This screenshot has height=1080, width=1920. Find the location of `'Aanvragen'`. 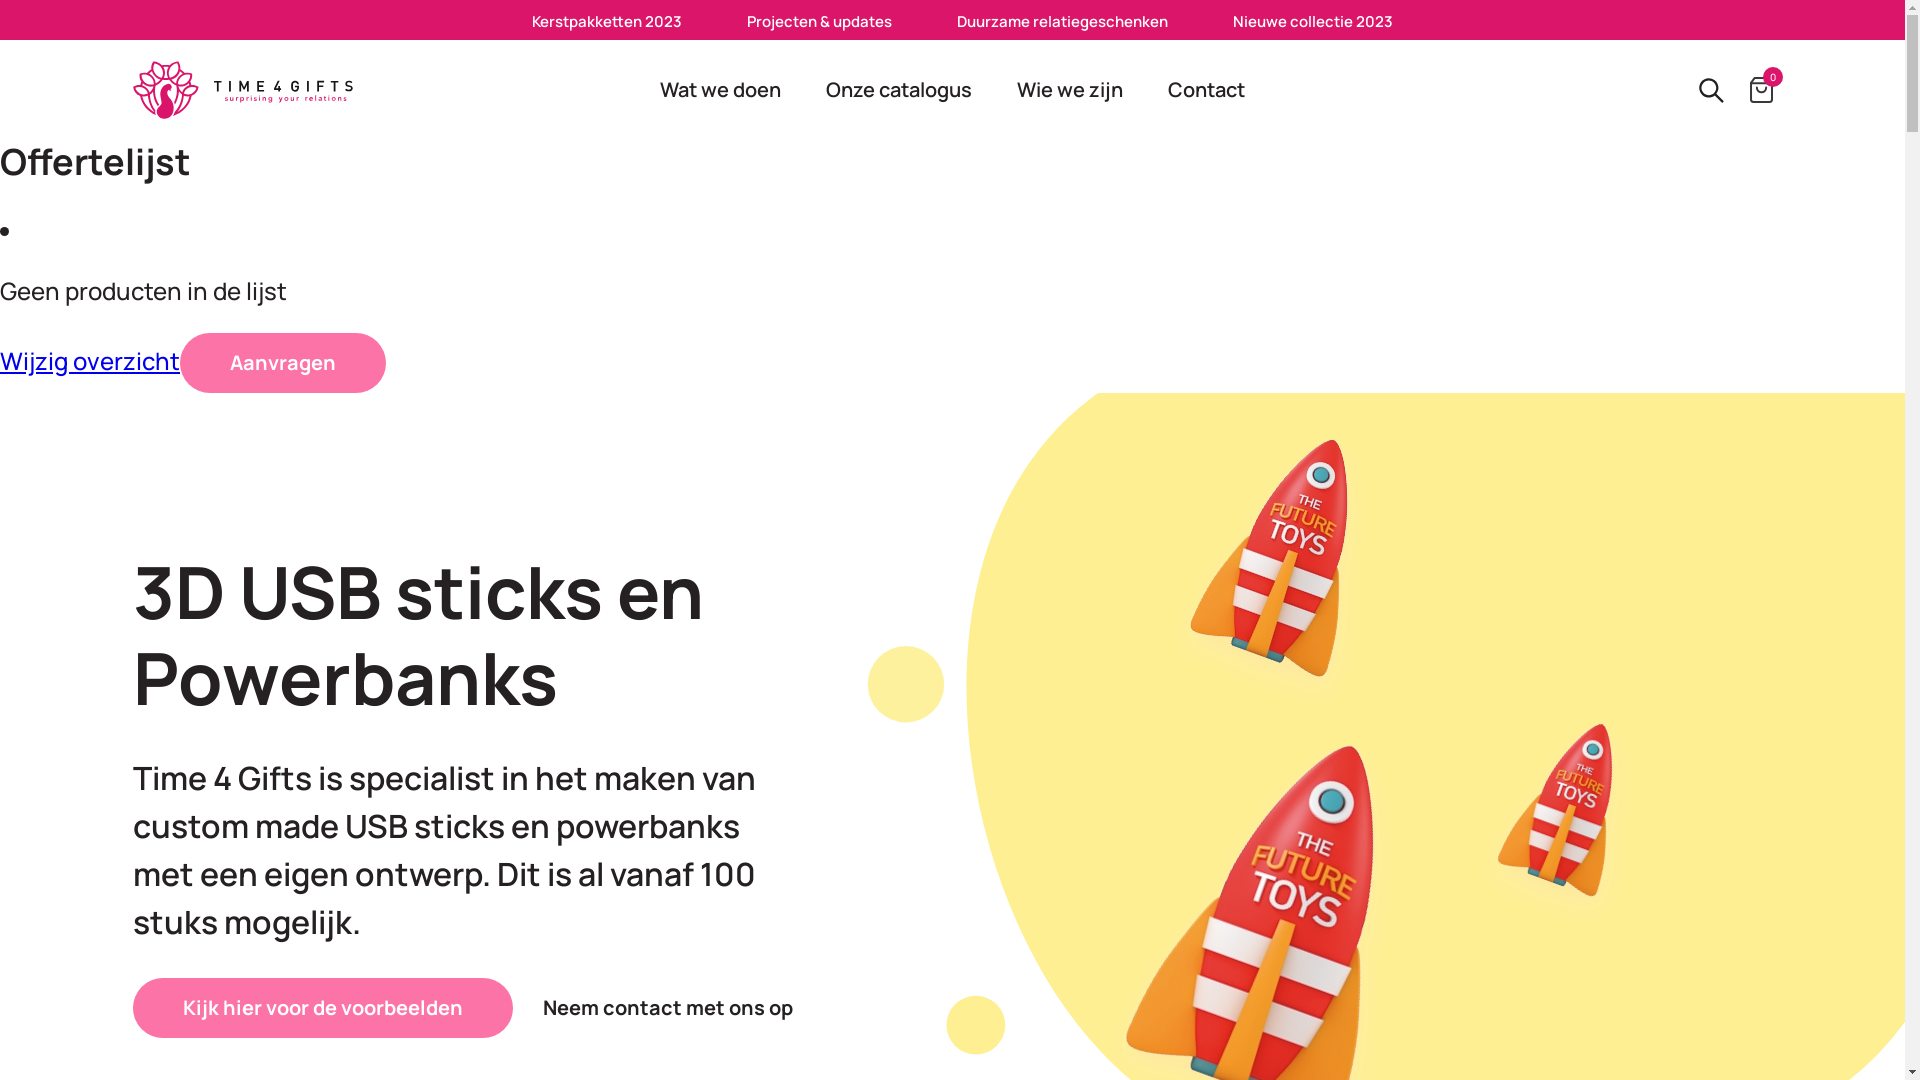

'Aanvragen' is located at coordinates (282, 362).